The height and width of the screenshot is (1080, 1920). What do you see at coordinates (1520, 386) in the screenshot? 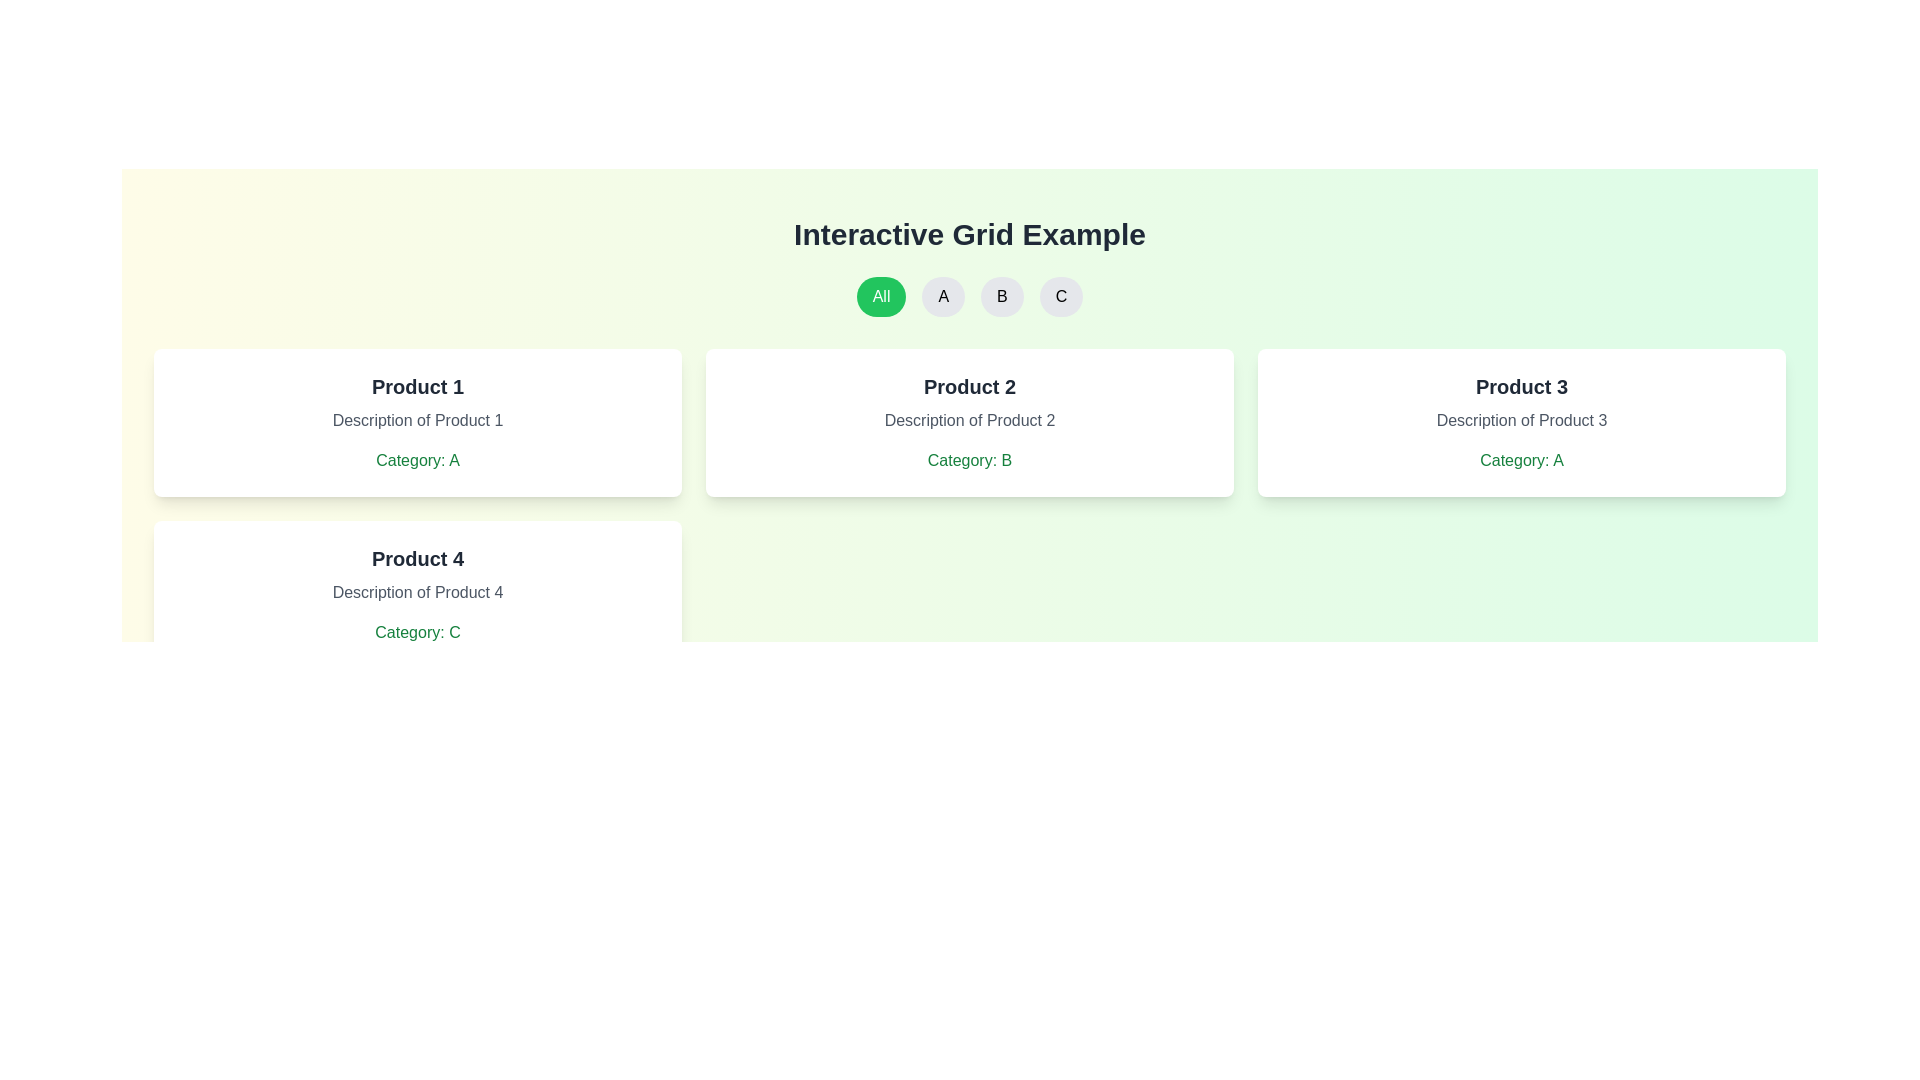
I see `the heading element that serves as the title for the product in the card, positioned in the second row, third column of the grid, above the texts 'Description of Product 3' and 'Category: A'` at bounding box center [1520, 386].